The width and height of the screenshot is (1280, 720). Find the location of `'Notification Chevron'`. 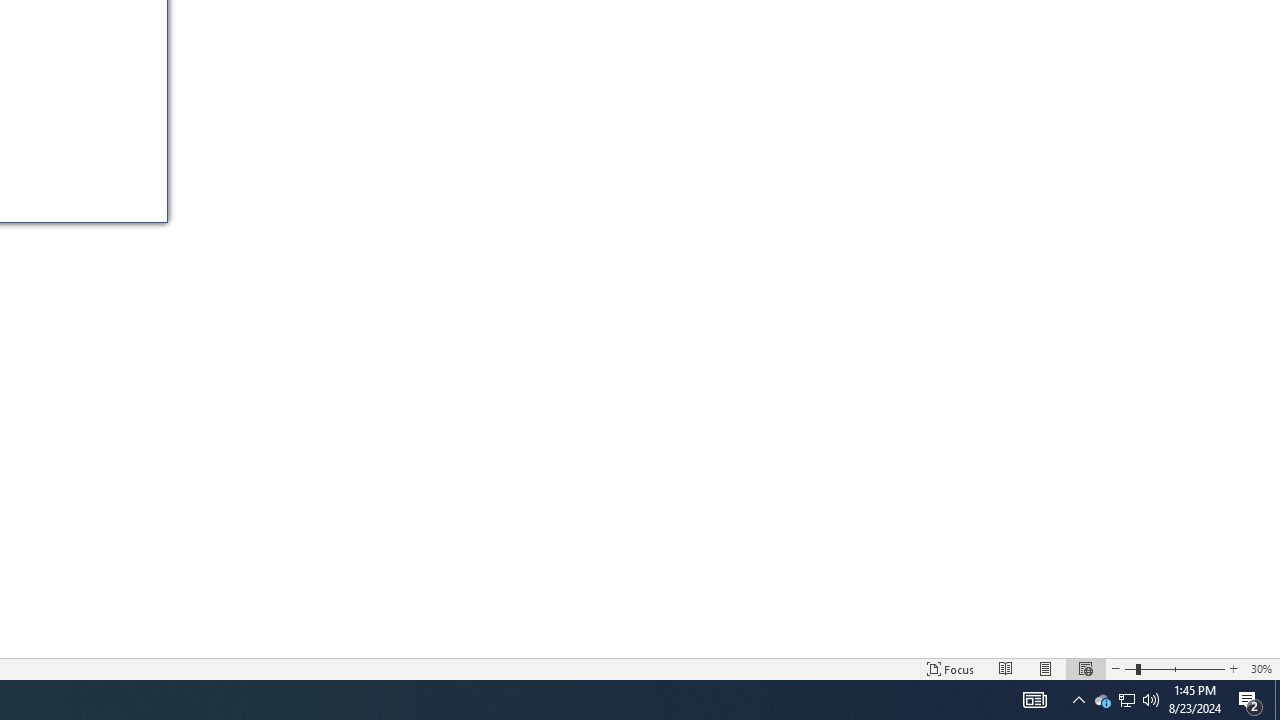

'Notification Chevron' is located at coordinates (1078, 698).